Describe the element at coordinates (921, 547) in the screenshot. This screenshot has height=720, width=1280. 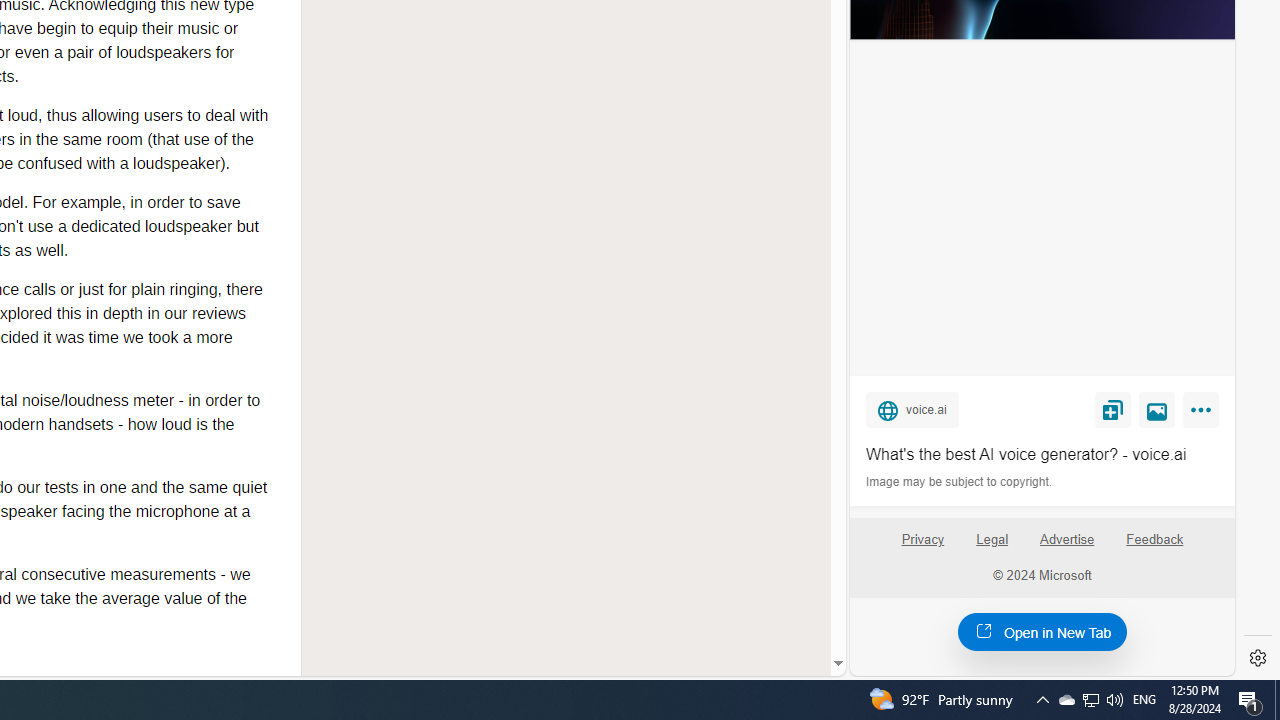
I see `'Privacy'` at that location.